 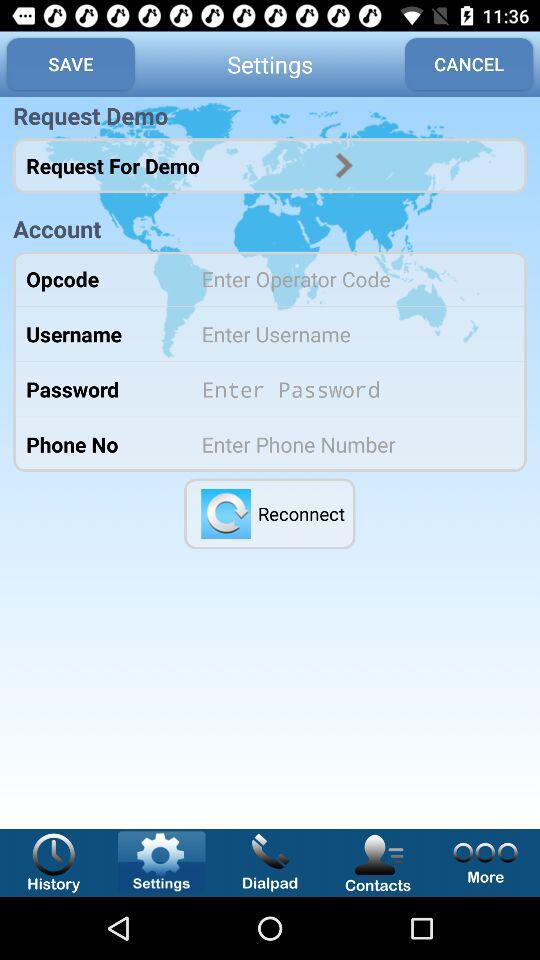 What do you see at coordinates (343, 164) in the screenshot?
I see `the arrow_forward icon` at bounding box center [343, 164].